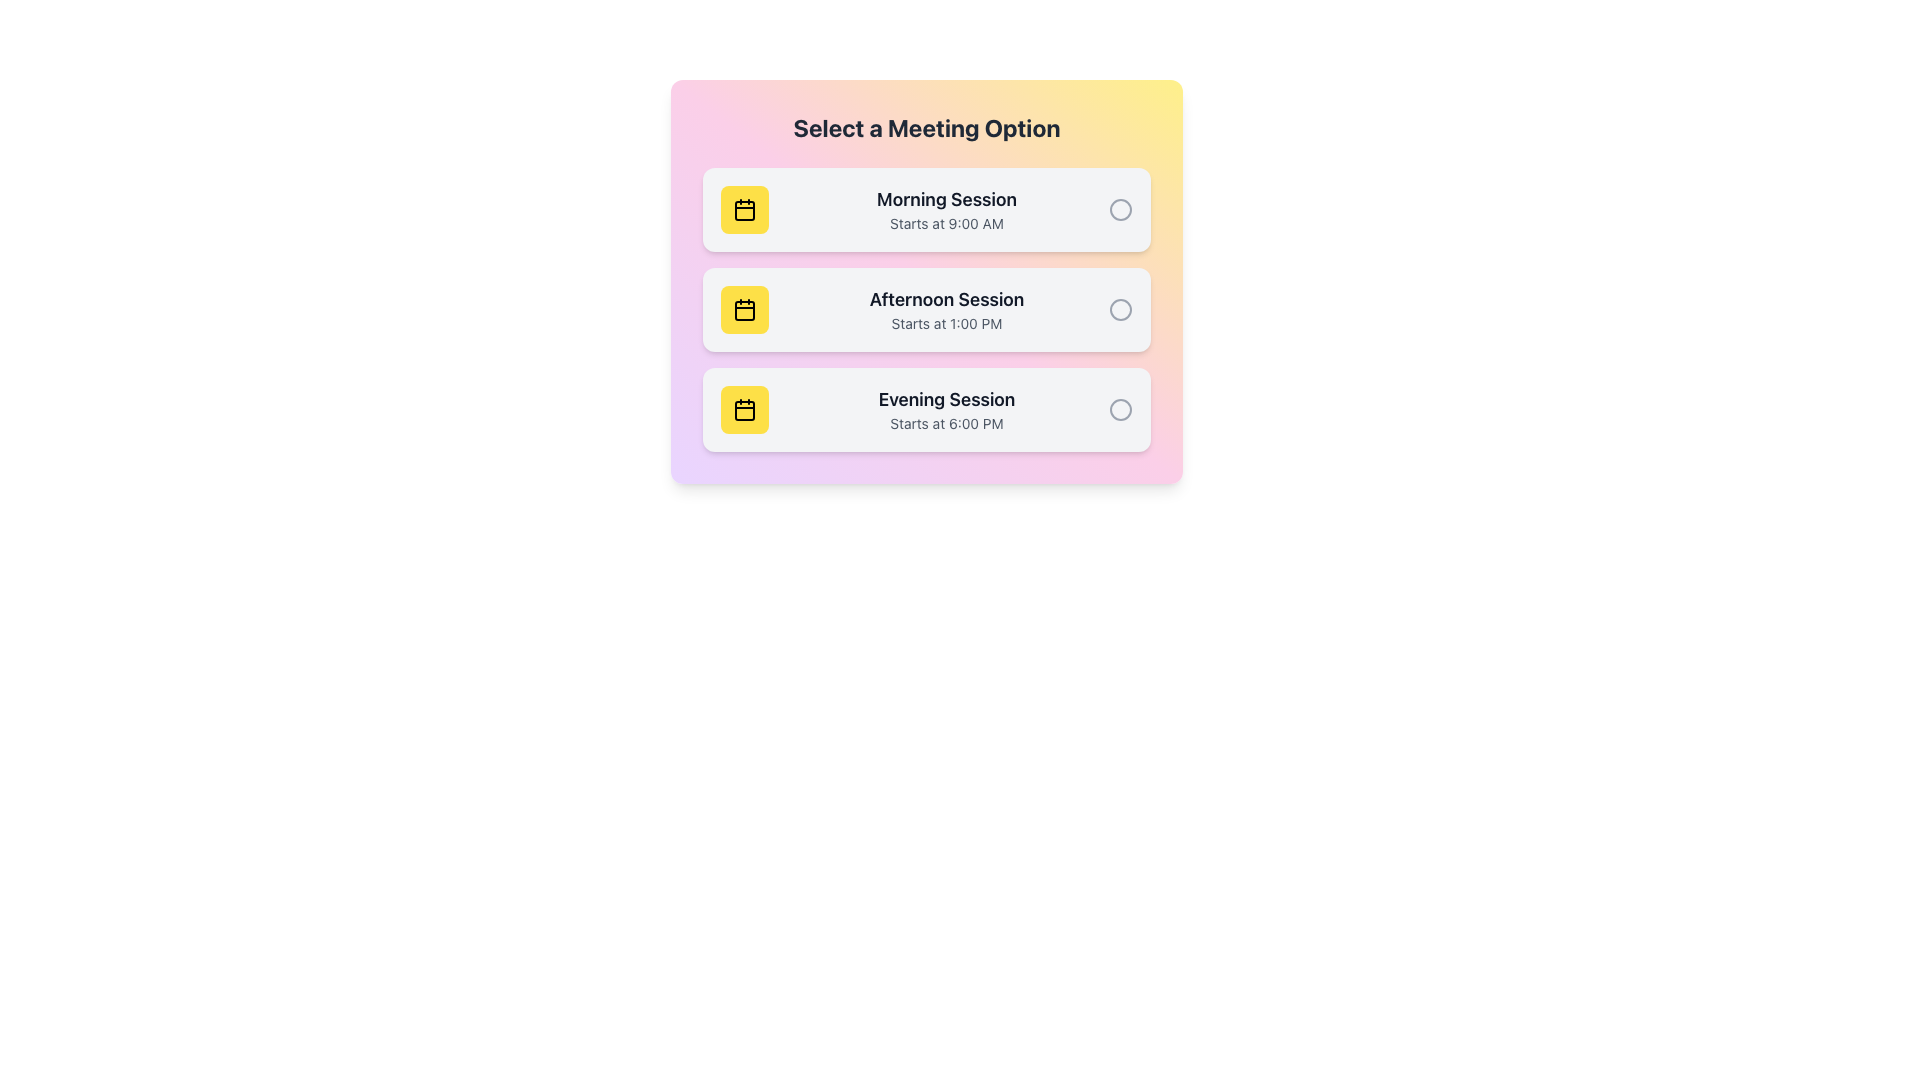 Image resolution: width=1920 pixels, height=1080 pixels. What do you see at coordinates (945, 223) in the screenshot?
I see `the text label indicating the start time of the 'Morning Session'` at bounding box center [945, 223].